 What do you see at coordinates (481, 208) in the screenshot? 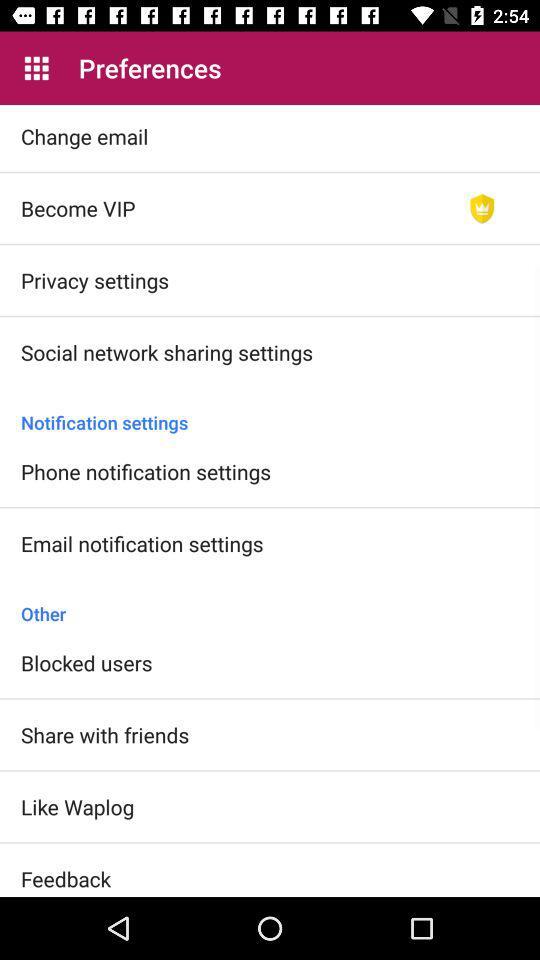
I see `item above the notification settings item` at bounding box center [481, 208].